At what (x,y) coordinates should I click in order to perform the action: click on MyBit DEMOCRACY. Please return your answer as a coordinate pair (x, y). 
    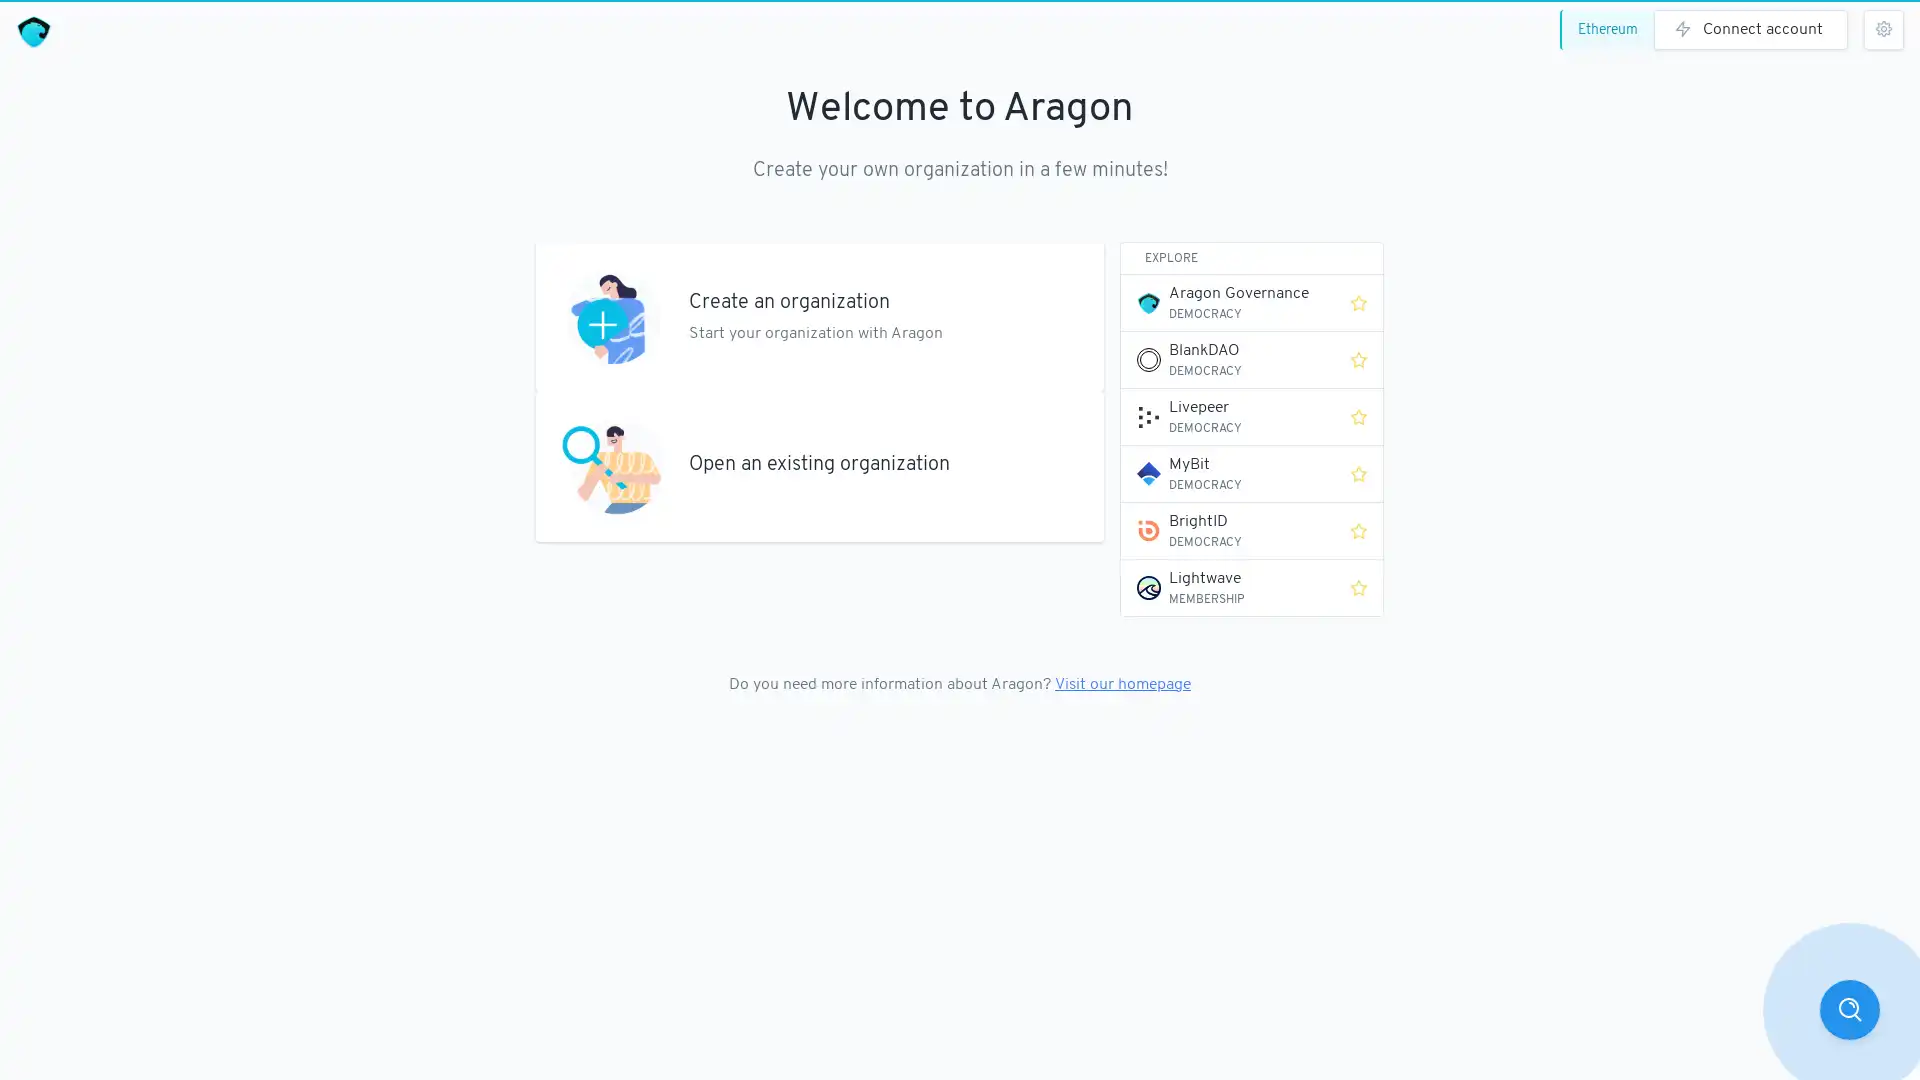
    Looking at the image, I should click on (1227, 474).